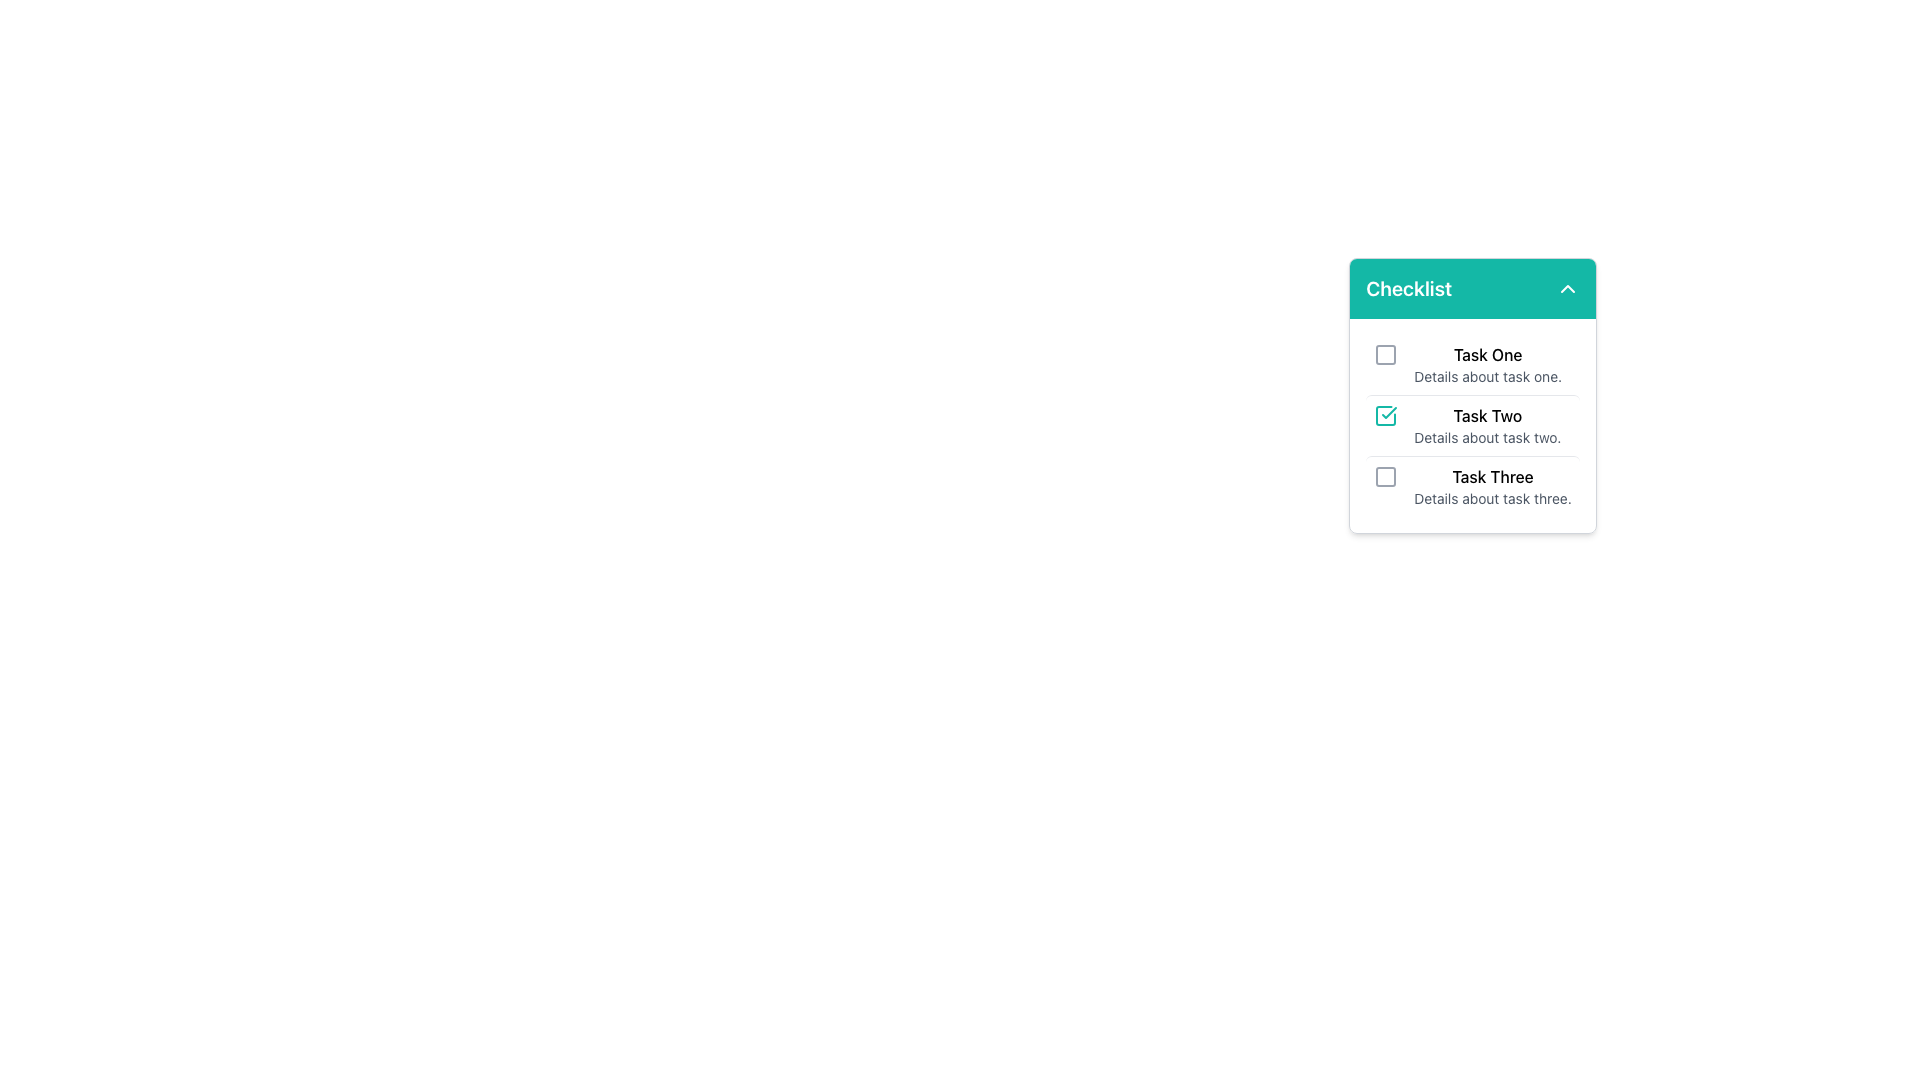 The height and width of the screenshot is (1080, 1920). What do you see at coordinates (1487, 424) in the screenshot?
I see `the second list item in the checklist titled 'Task Two' which has a bold title and smaller descriptive text below it` at bounding box center [1487, 424].